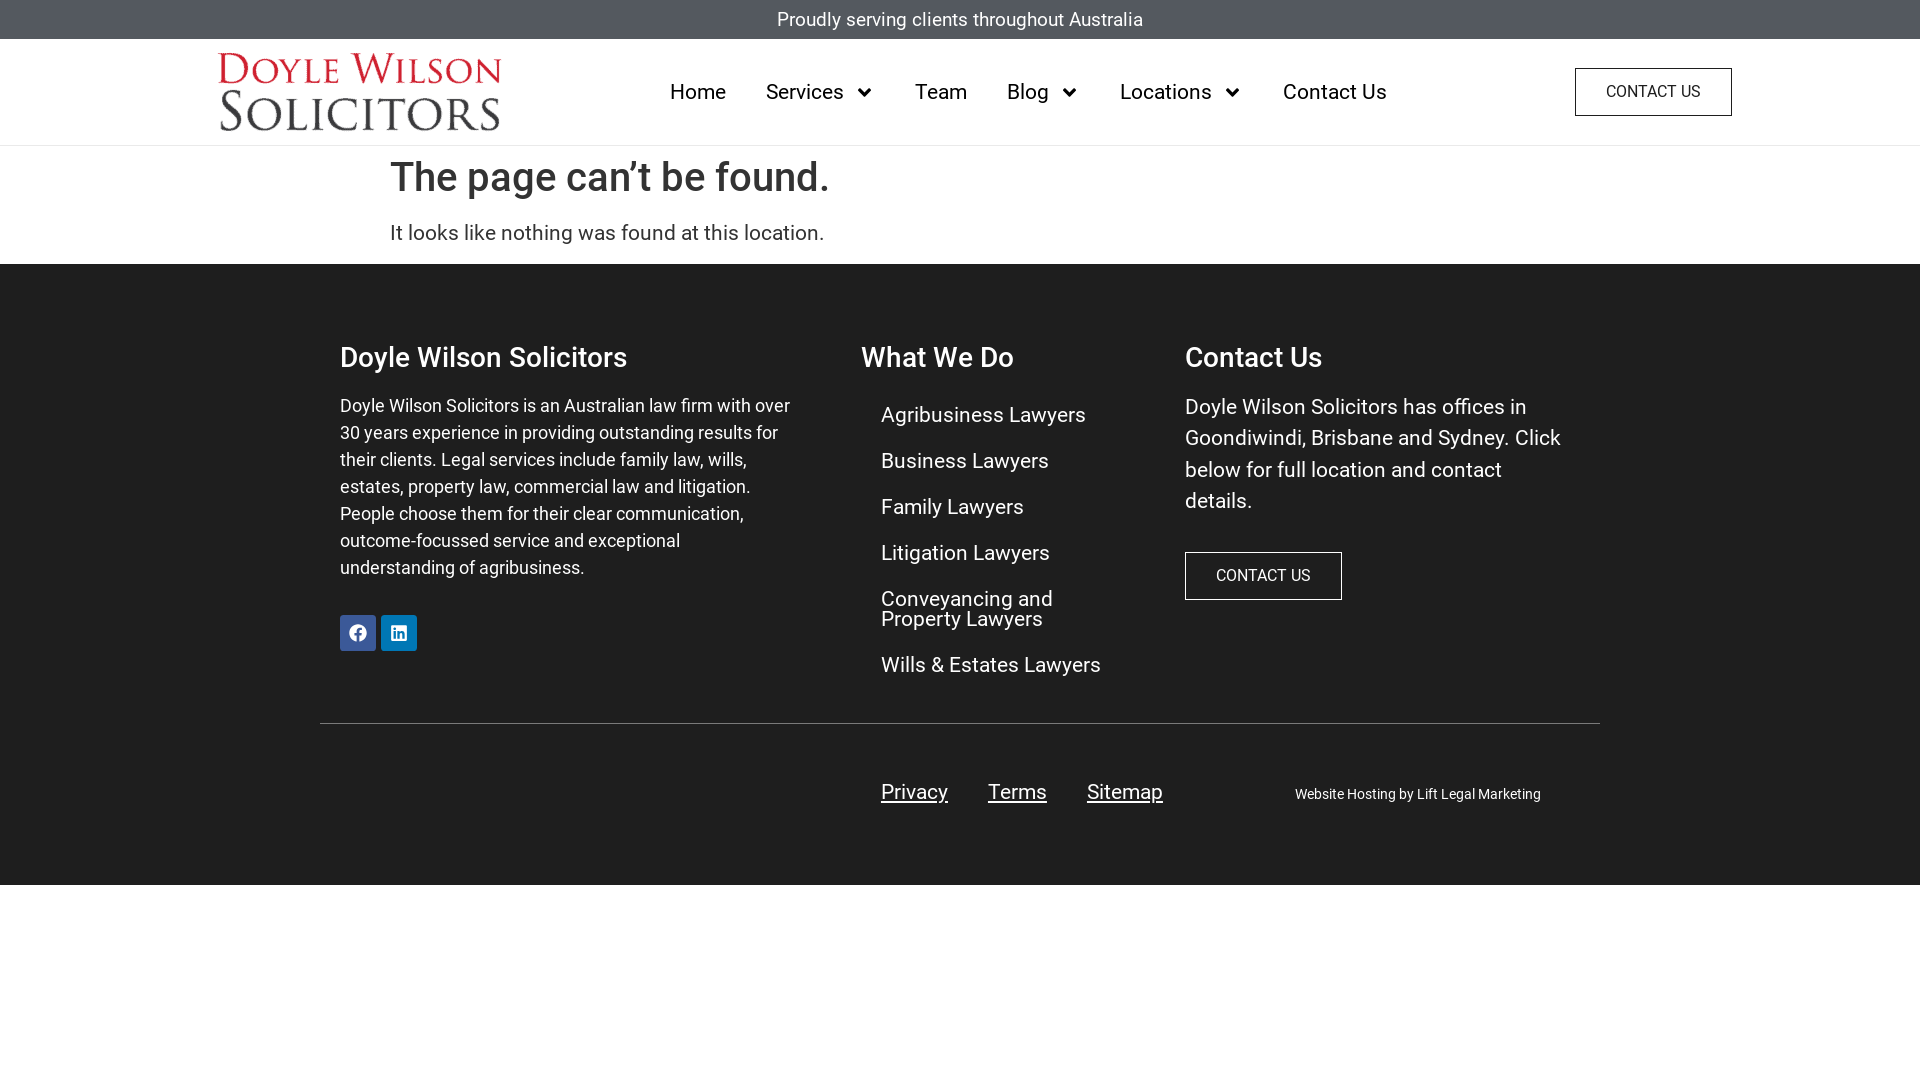  I want to click on 'Blog', so click(987, 91).